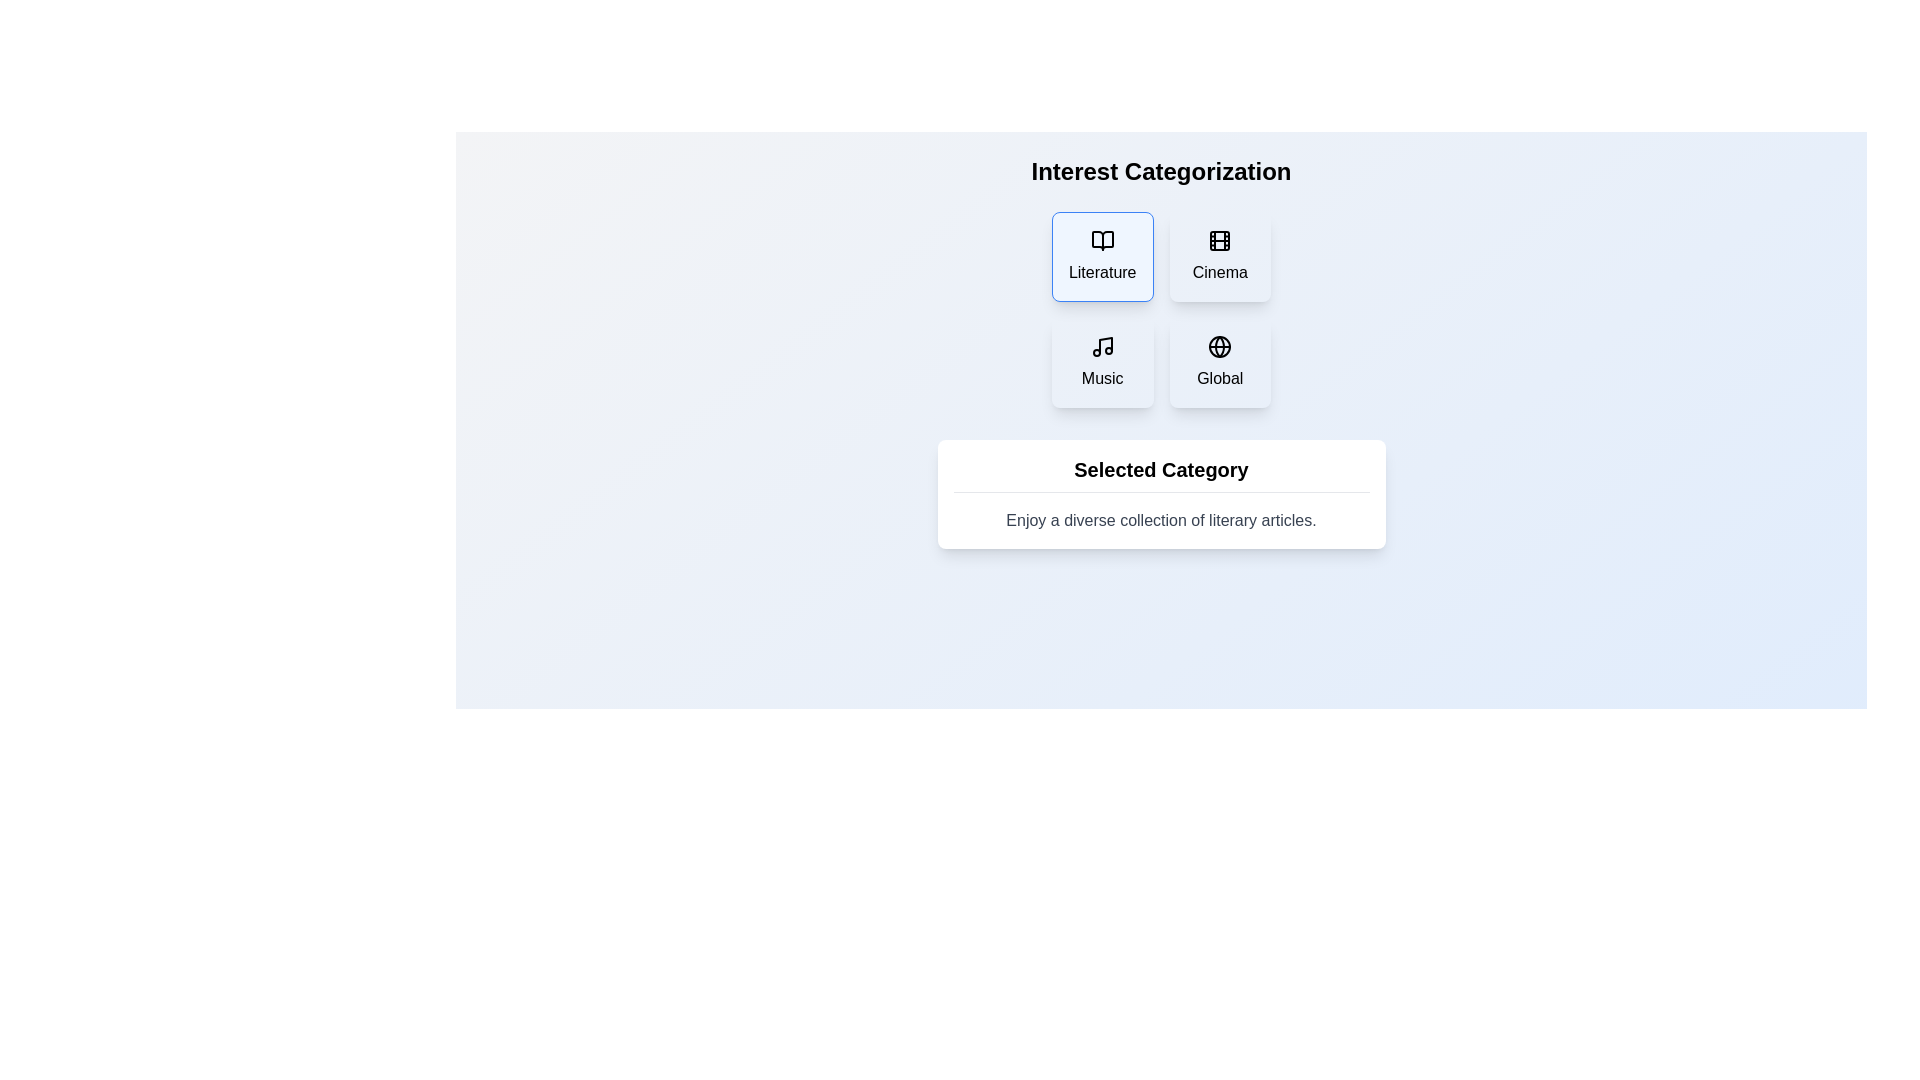  What do you see at coordinates (1219, 378) in the screenshot?
I see `the text label displaying 'Global' which is located in the bottom-right card of a four-card grid layout, directly below the globe icon` at bounding box center [1219, 378].